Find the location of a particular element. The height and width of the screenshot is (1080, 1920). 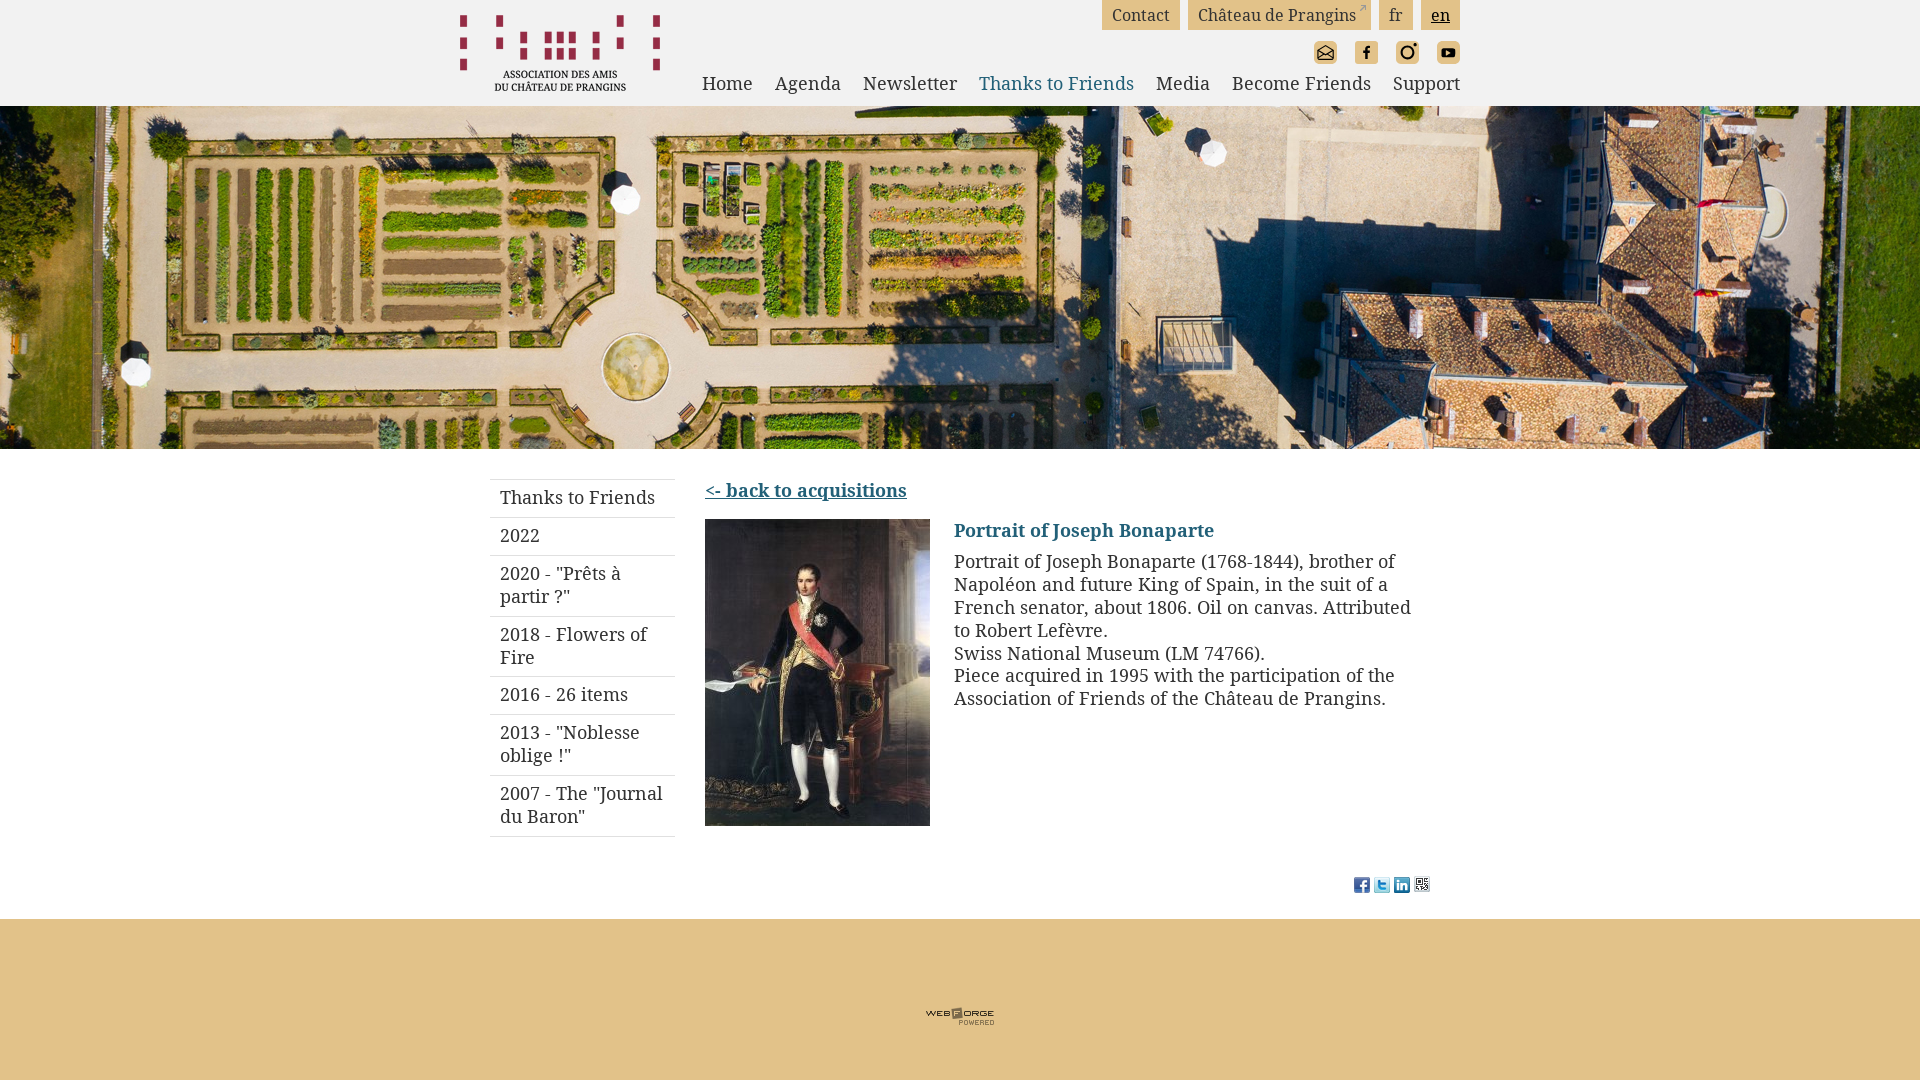

'2016 - 26 items' is located at coordinates (581, 693).